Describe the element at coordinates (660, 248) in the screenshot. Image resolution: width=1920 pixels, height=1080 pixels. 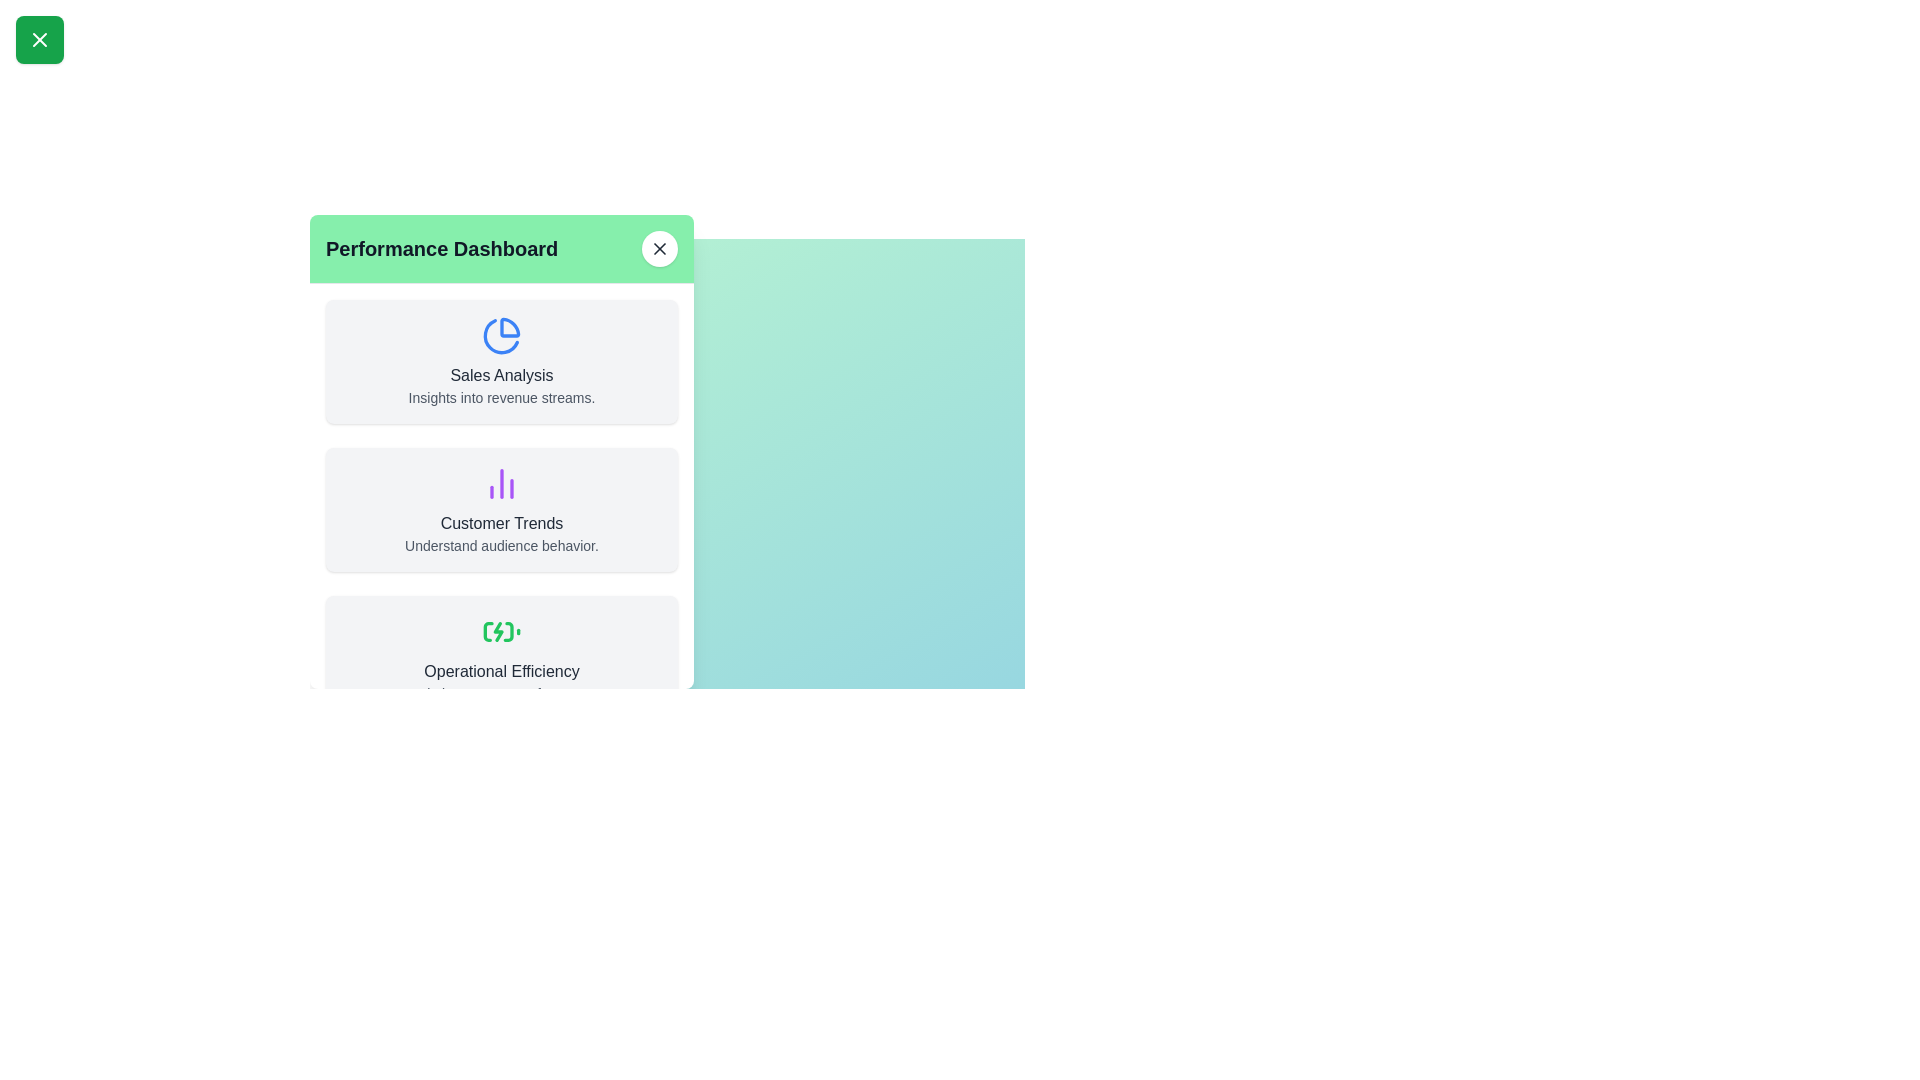
I see `the close button located at the top right corner of the 'Performance Dashboard' header` at that location.